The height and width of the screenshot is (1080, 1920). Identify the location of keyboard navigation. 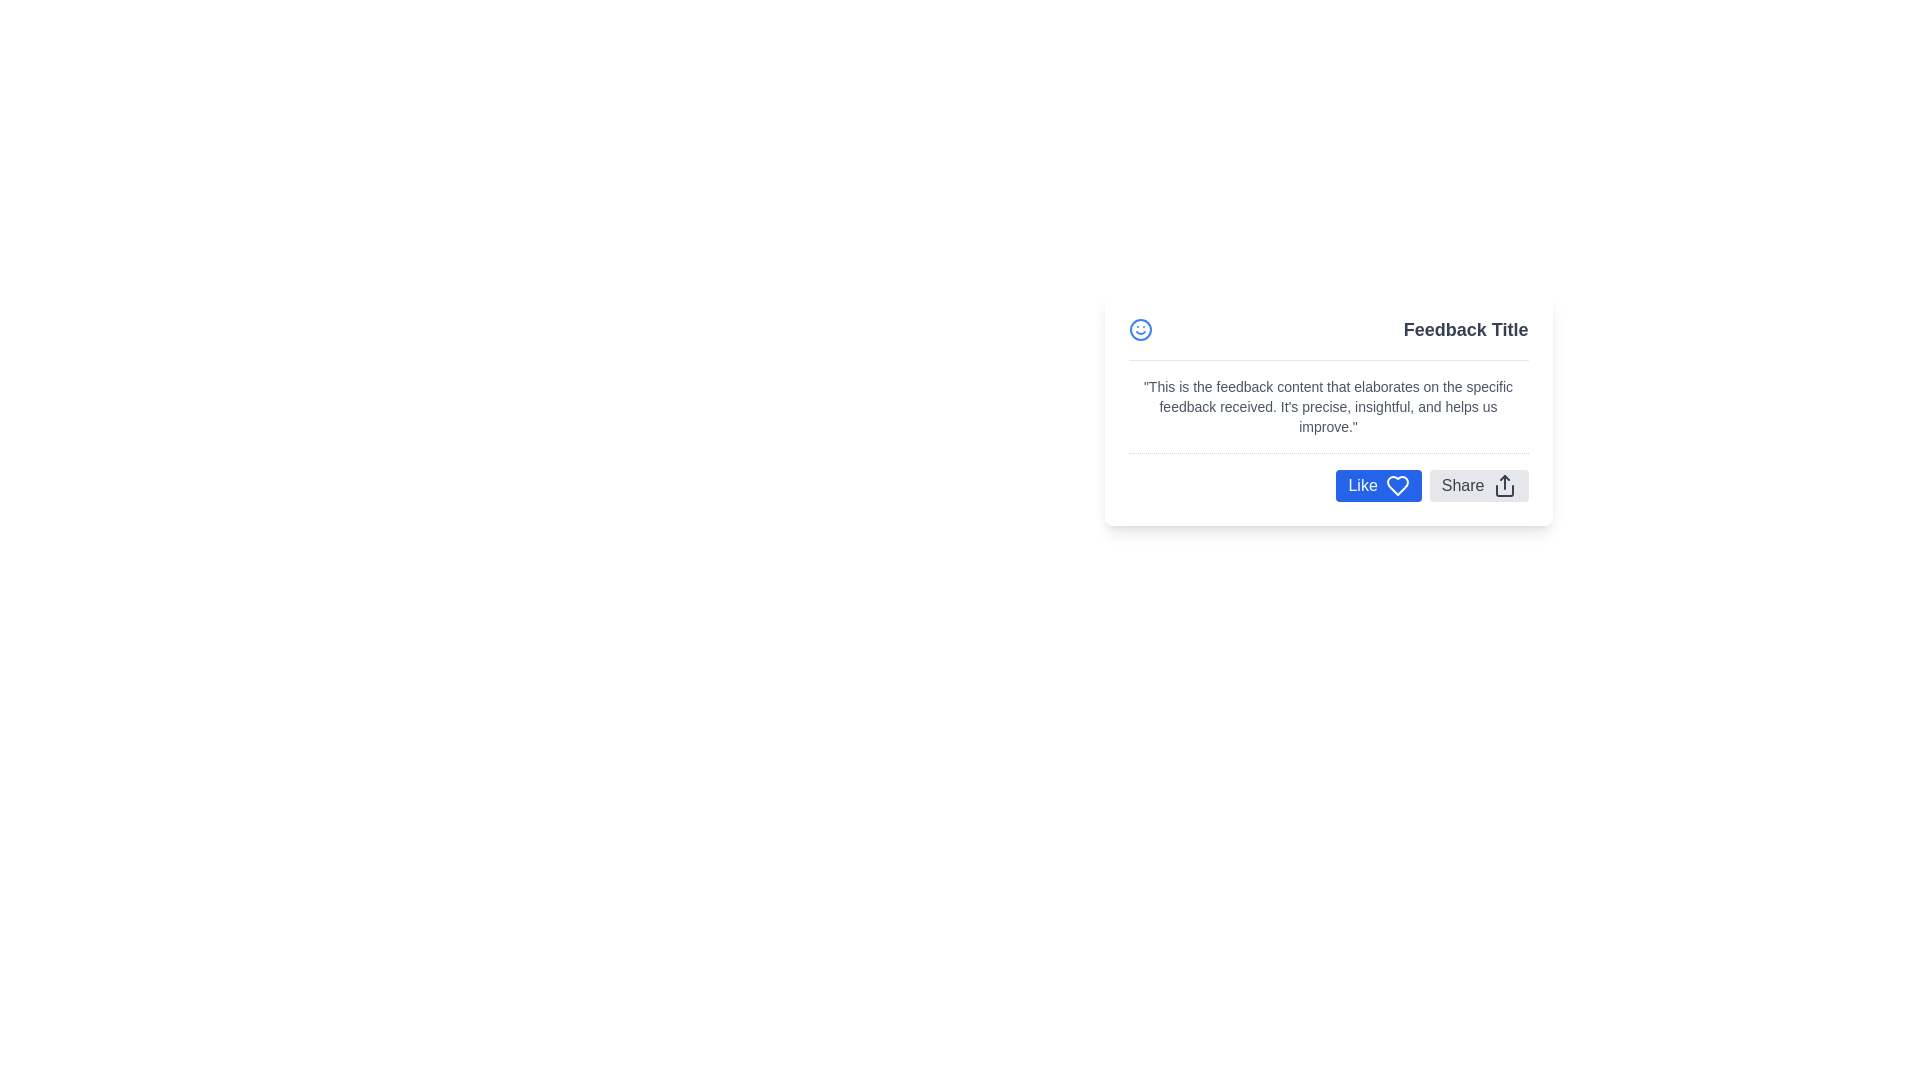
(1378, 486).